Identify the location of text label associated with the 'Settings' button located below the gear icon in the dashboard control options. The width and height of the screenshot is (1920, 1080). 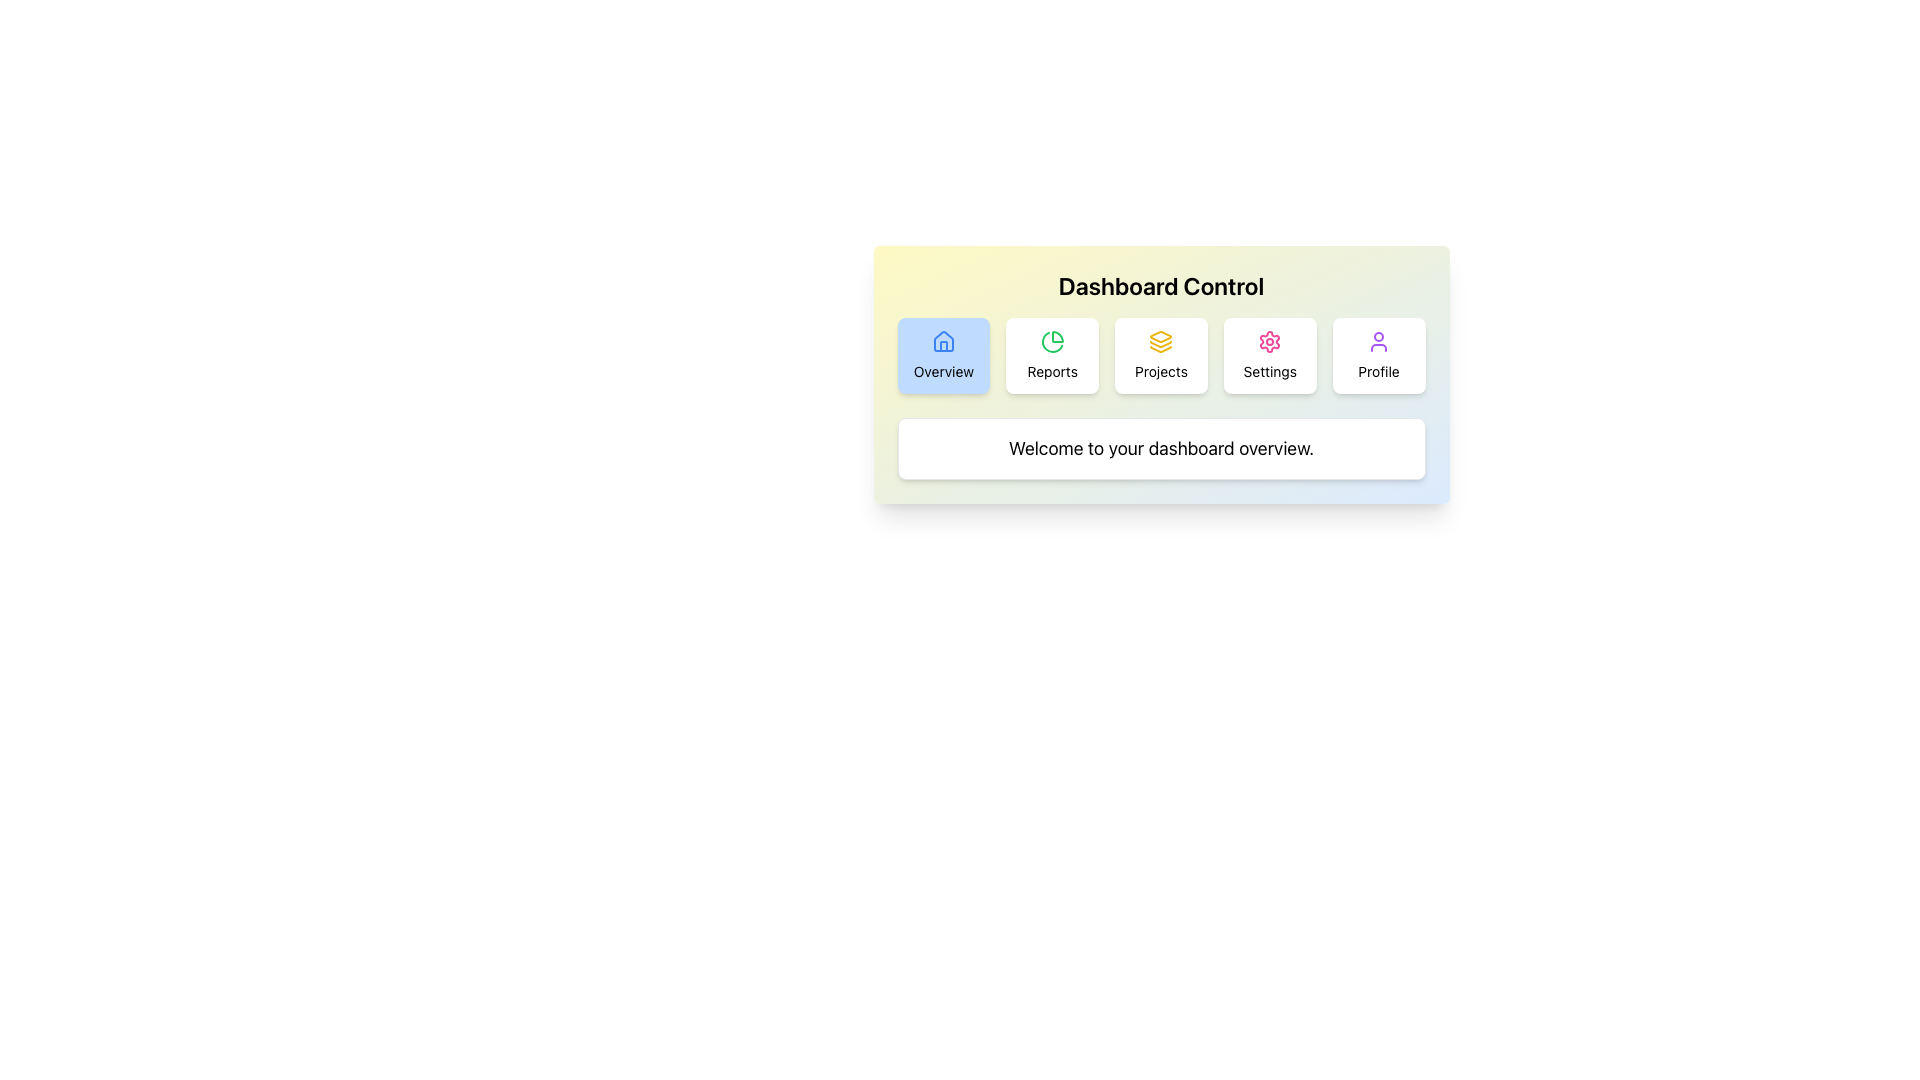
(1269, 371).